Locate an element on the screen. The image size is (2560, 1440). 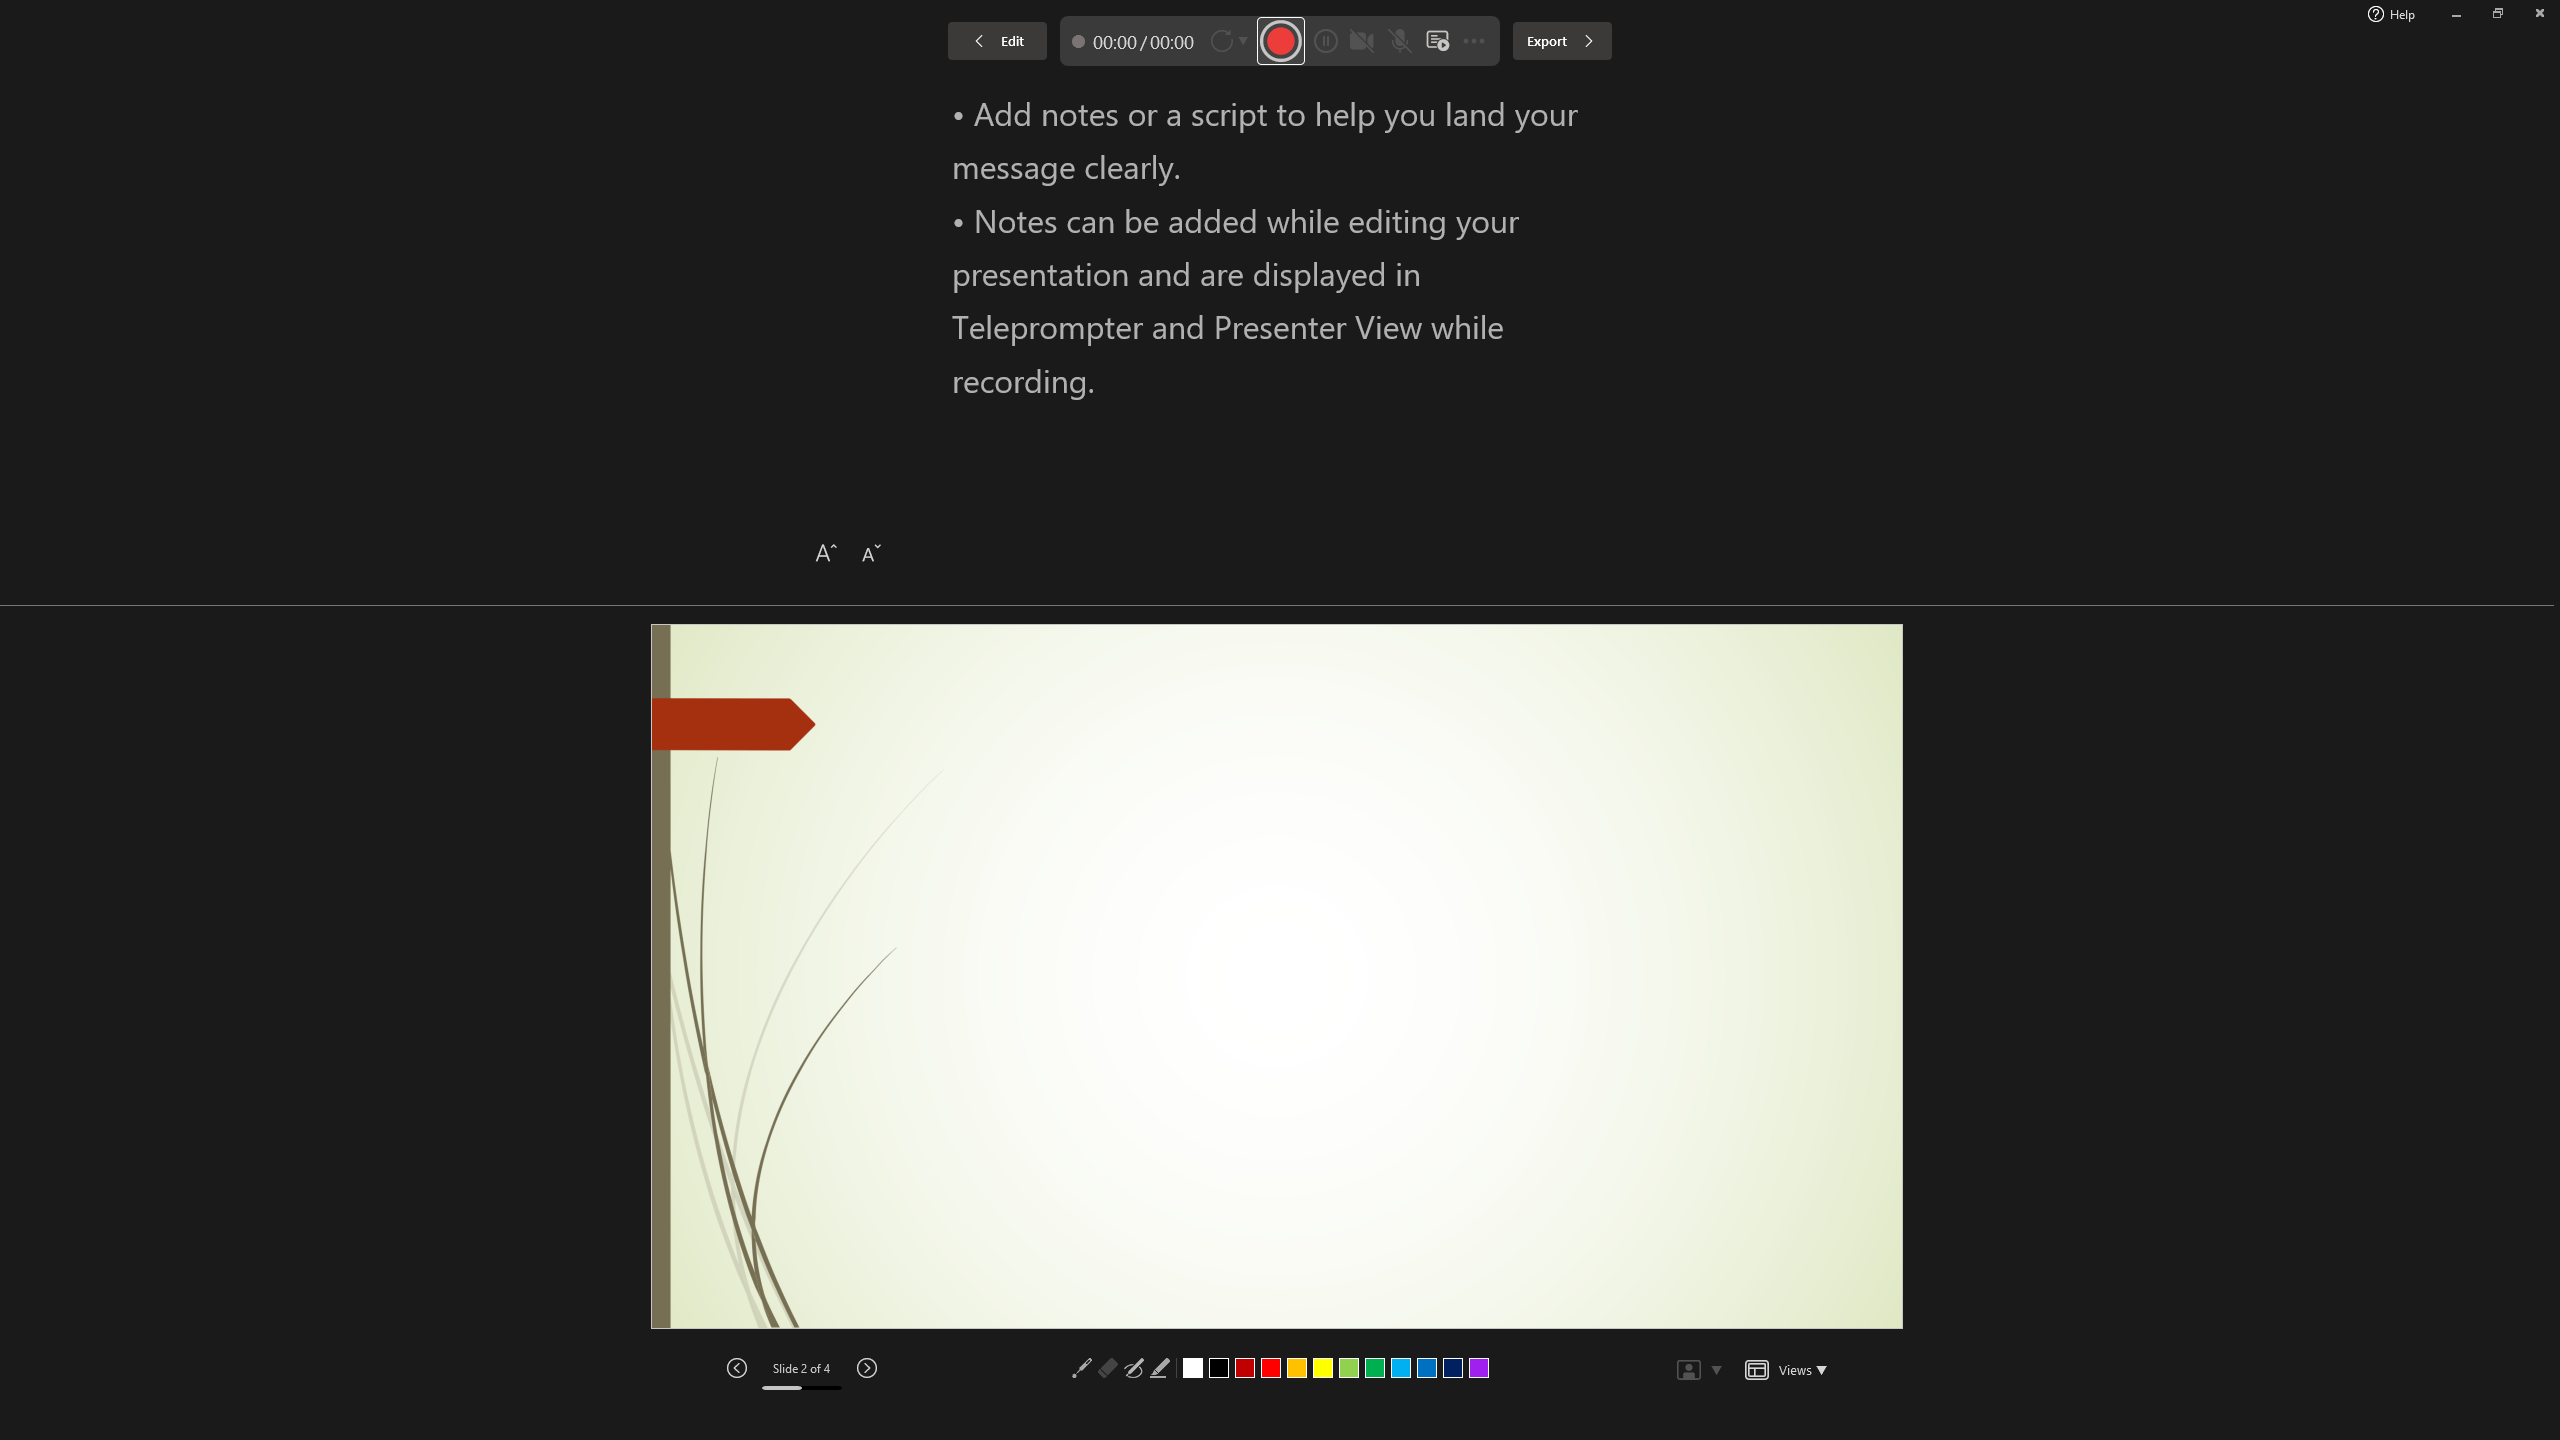
'Zoom 154%' is located at coordinates (2515, 1389).